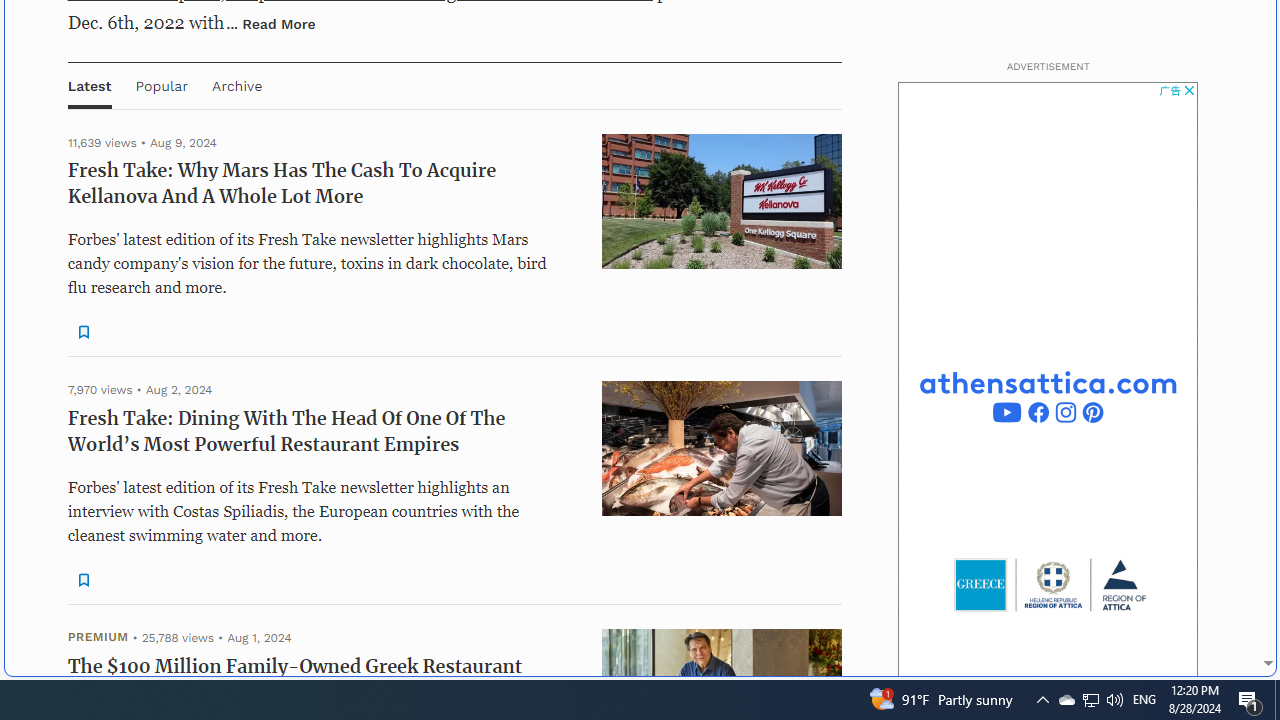  What do you see at coordinates (236, 84) in the screenshot?
I see `'Archive'` at bounding box center [236, 84].